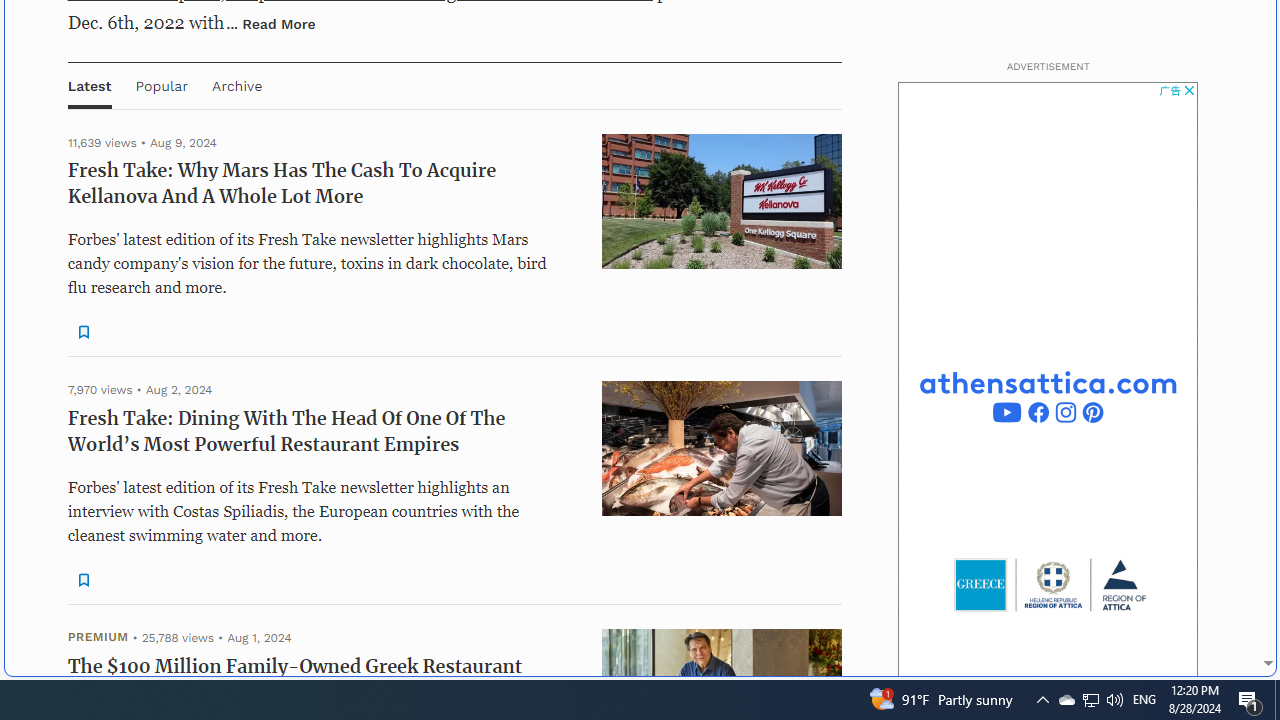  What do you see at coordinates (236, 84) in the screenshot?
I see `'Archive'` at bounding box center [236, 84].